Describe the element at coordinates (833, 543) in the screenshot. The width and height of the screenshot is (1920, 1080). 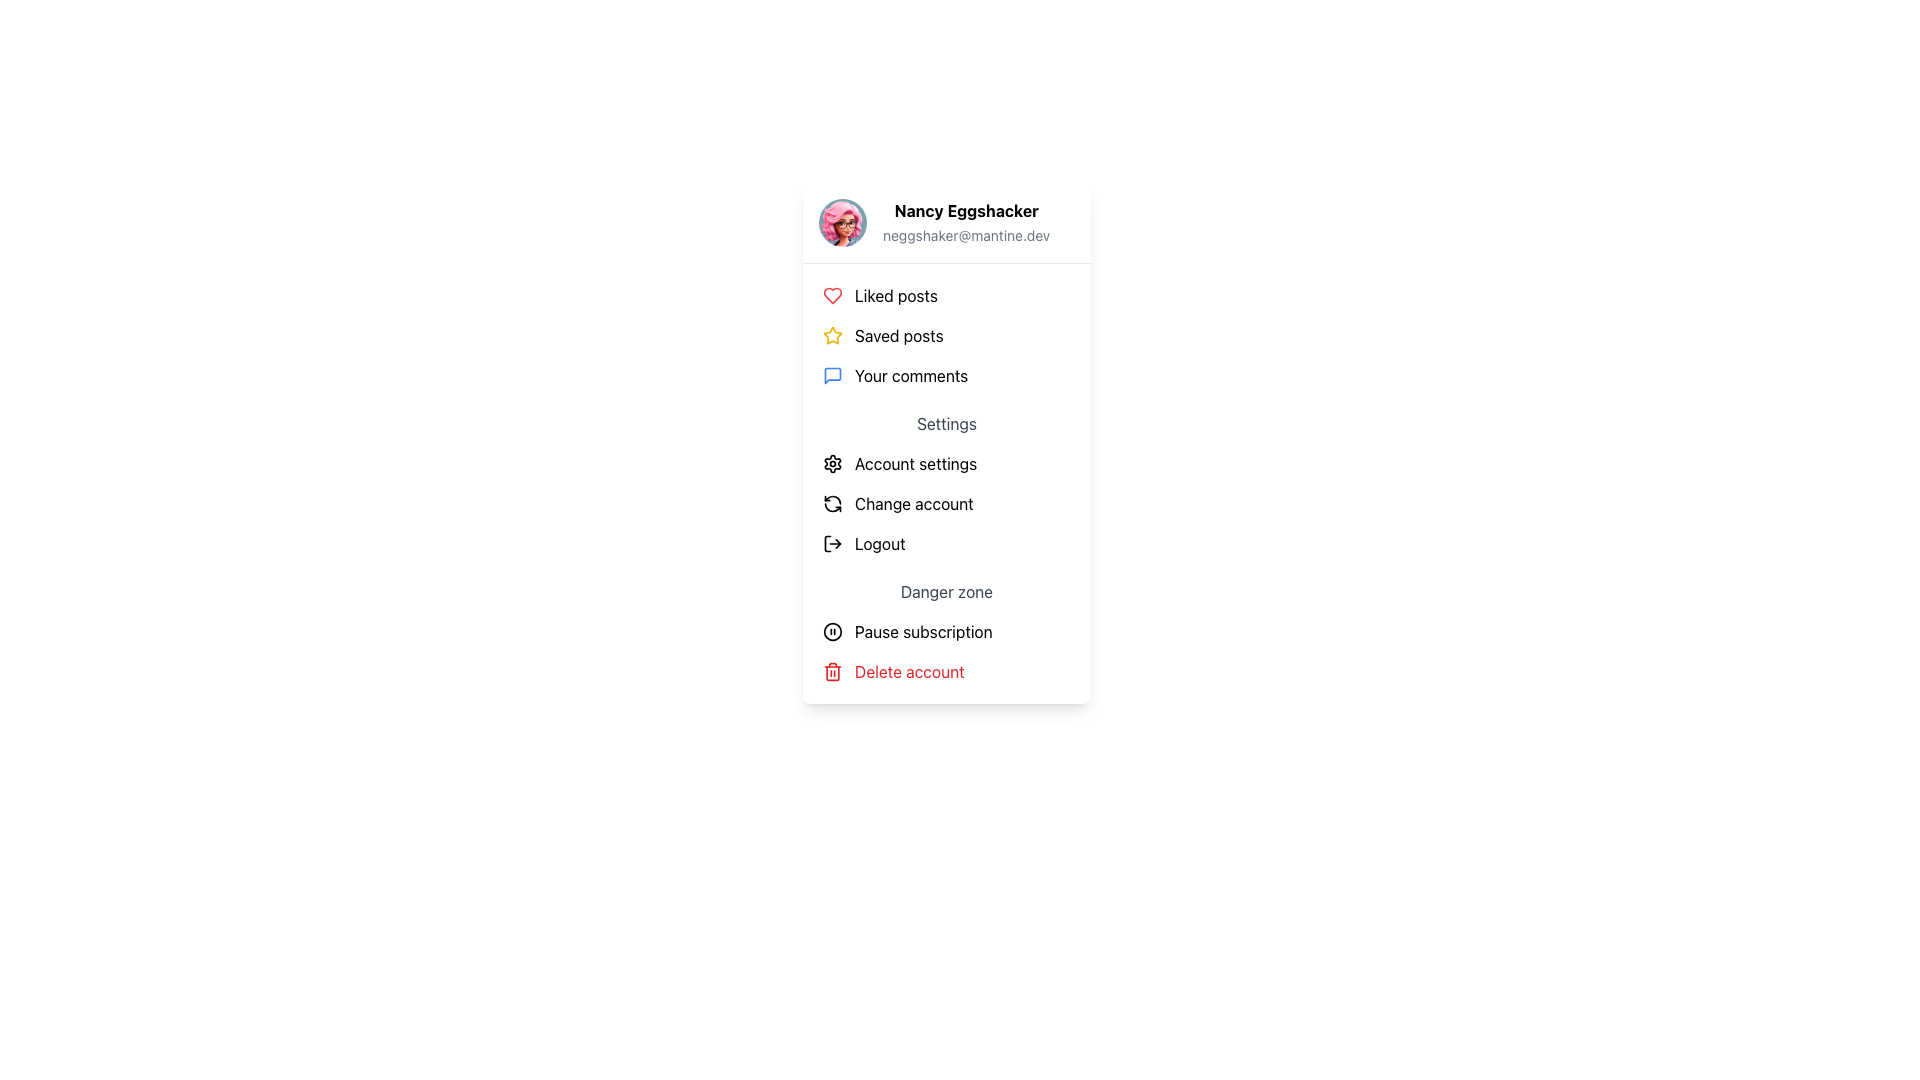
I see `the icon shaped like an arrow pointing outward and to the right, located to the left of the 'Logout' label in the dropdown menu under the user profile section` at that location.